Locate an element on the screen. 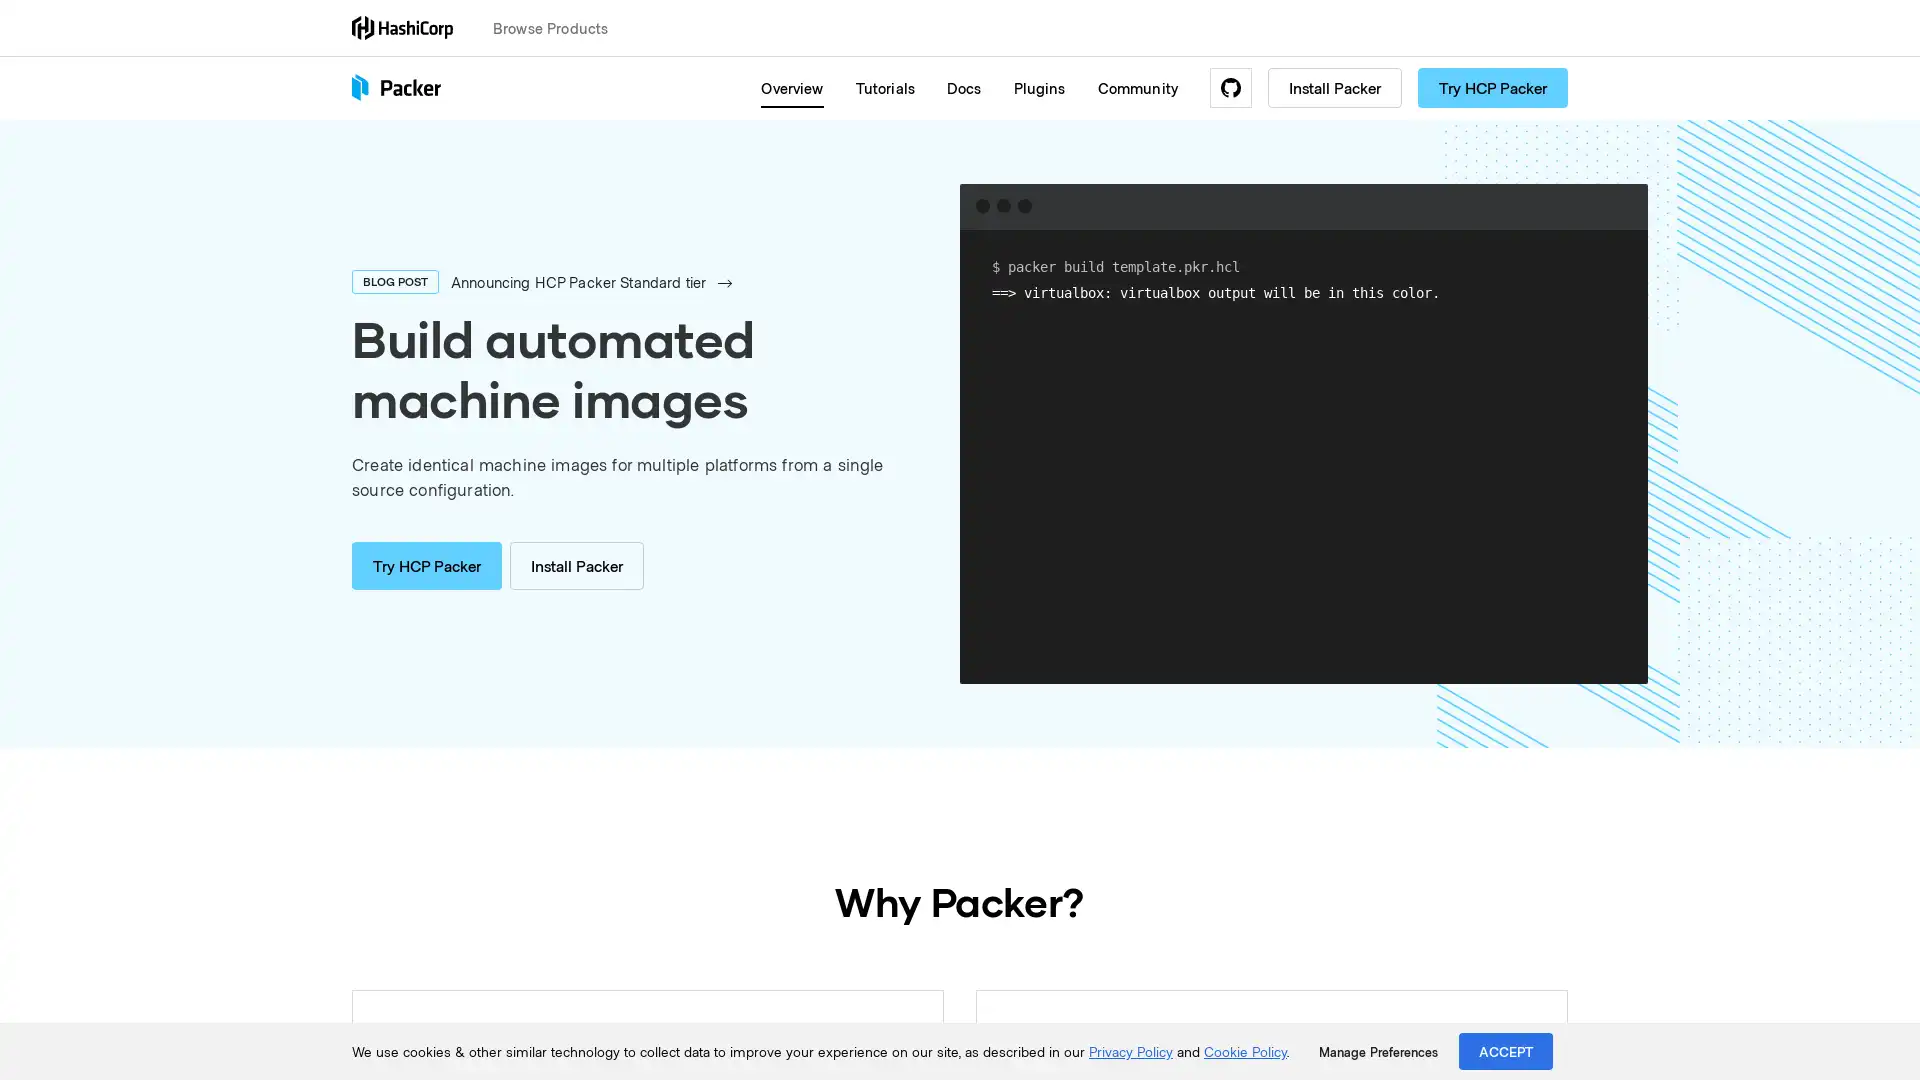 Image resolution: width=1920 pixels, height=1080 pixels. ACCEPT is located at coordinates (1506, 1050).